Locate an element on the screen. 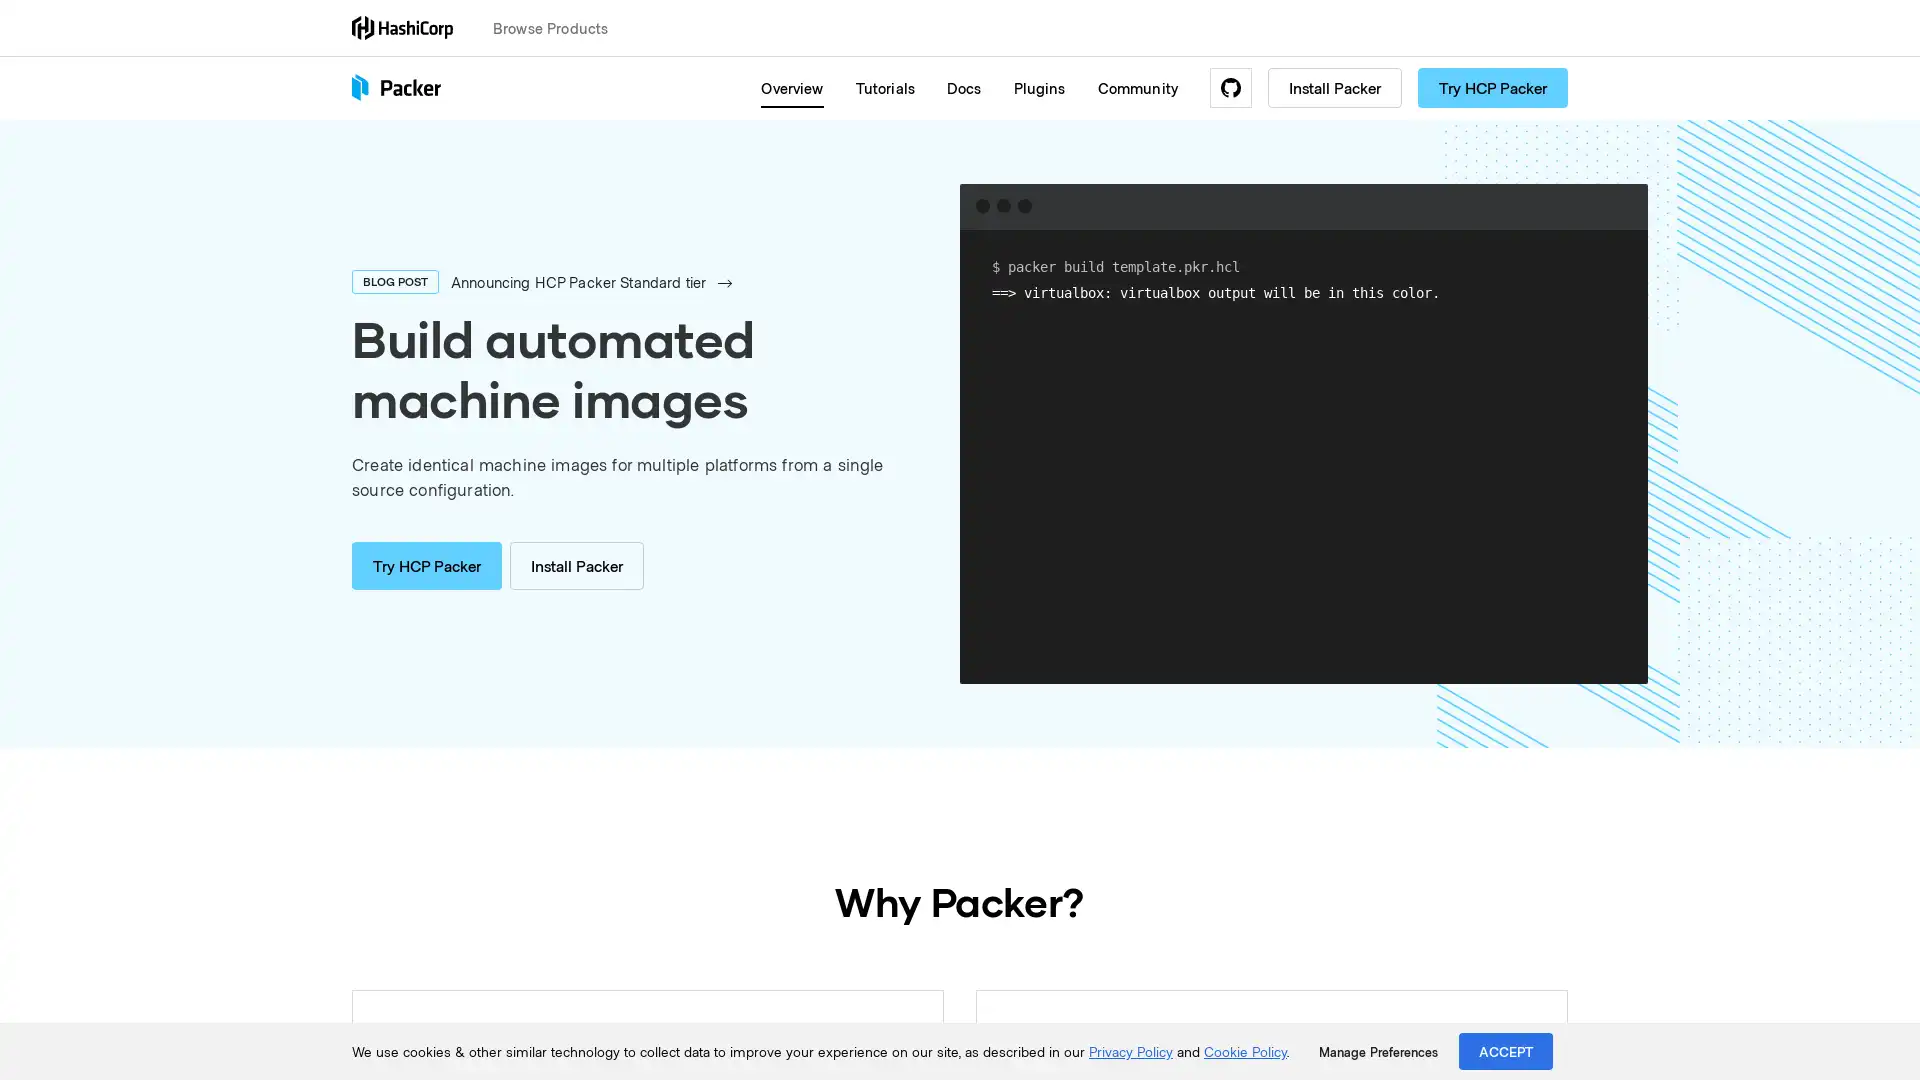 Image resolution: width=1920 pixels, height=1080 pixels. ACCEPT is located at coordinates (1506, 1050).